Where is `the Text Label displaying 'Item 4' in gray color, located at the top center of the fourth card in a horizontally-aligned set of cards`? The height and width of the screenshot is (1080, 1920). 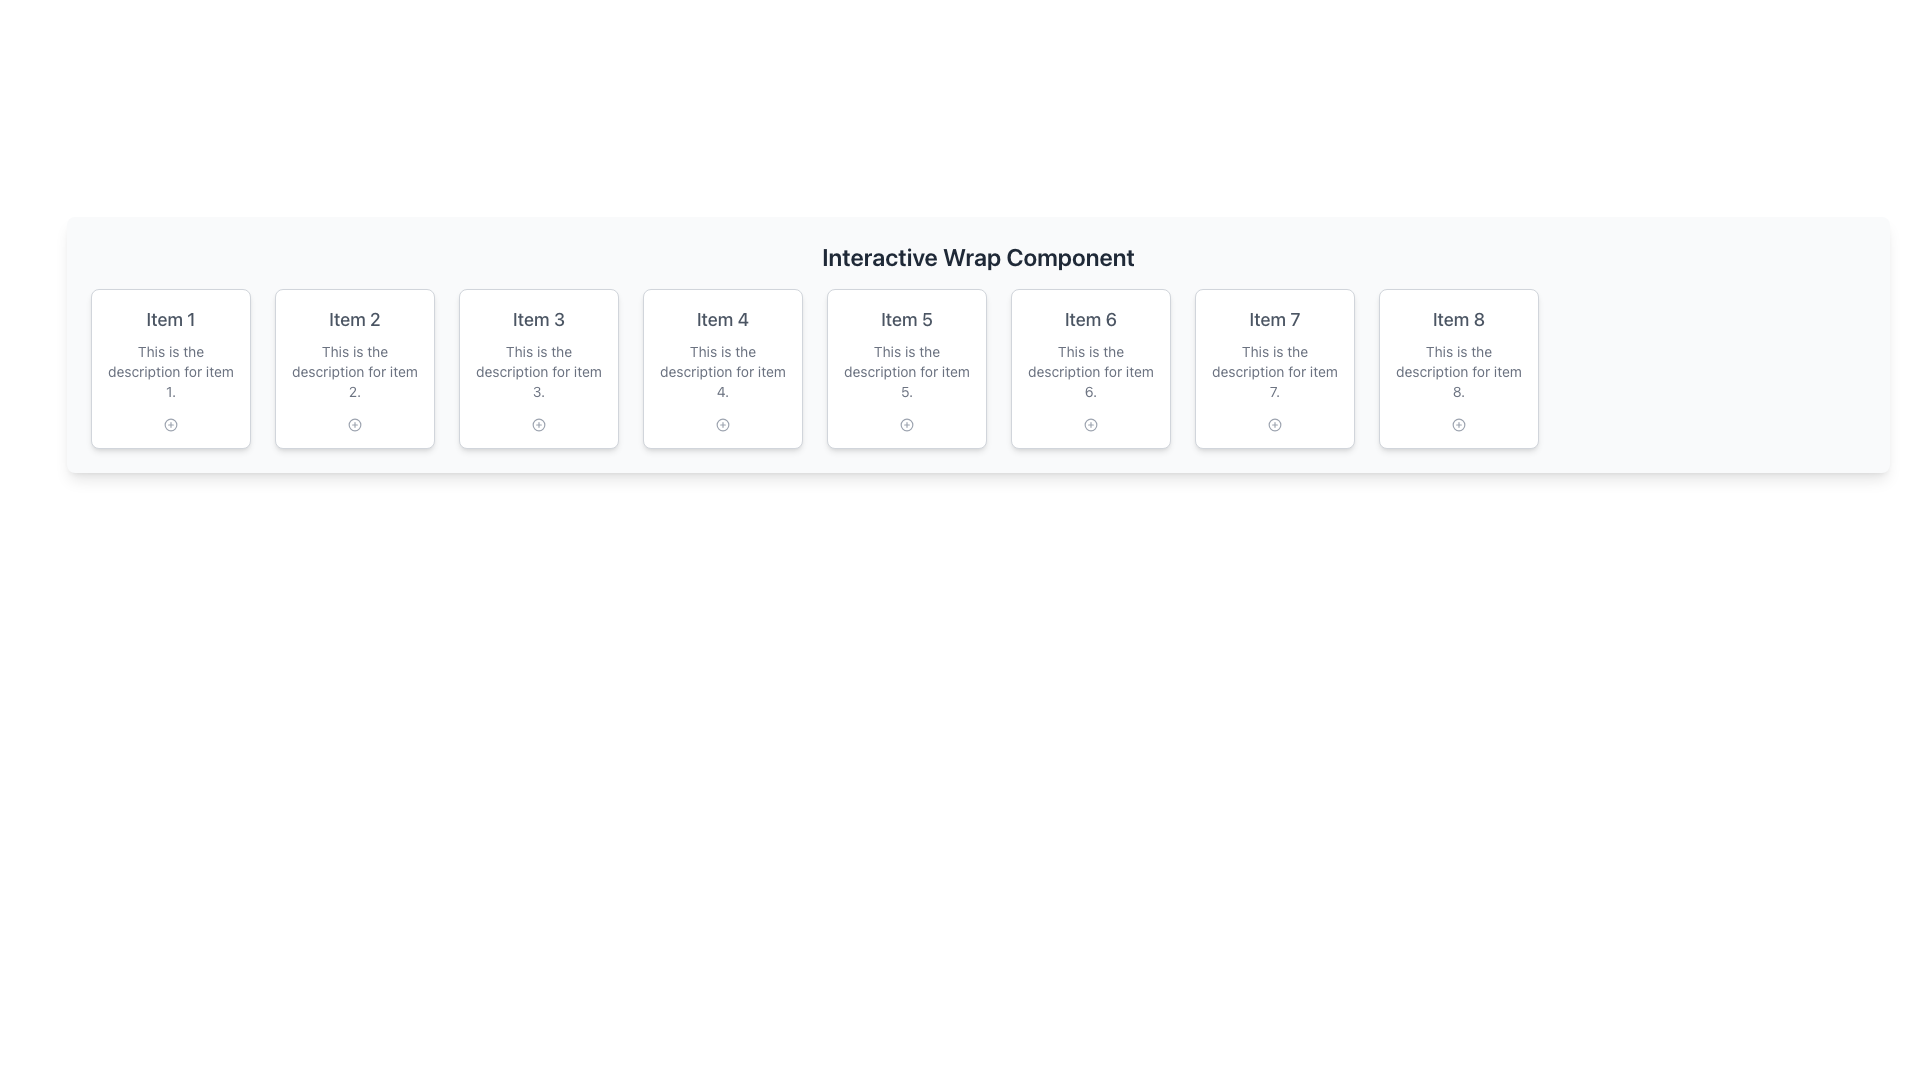
the Text Label displaying 'Item 4' in gray color, located at the top center of the fourth card in a horizontally-aligned set of cards is located at coordinates (722, 319).